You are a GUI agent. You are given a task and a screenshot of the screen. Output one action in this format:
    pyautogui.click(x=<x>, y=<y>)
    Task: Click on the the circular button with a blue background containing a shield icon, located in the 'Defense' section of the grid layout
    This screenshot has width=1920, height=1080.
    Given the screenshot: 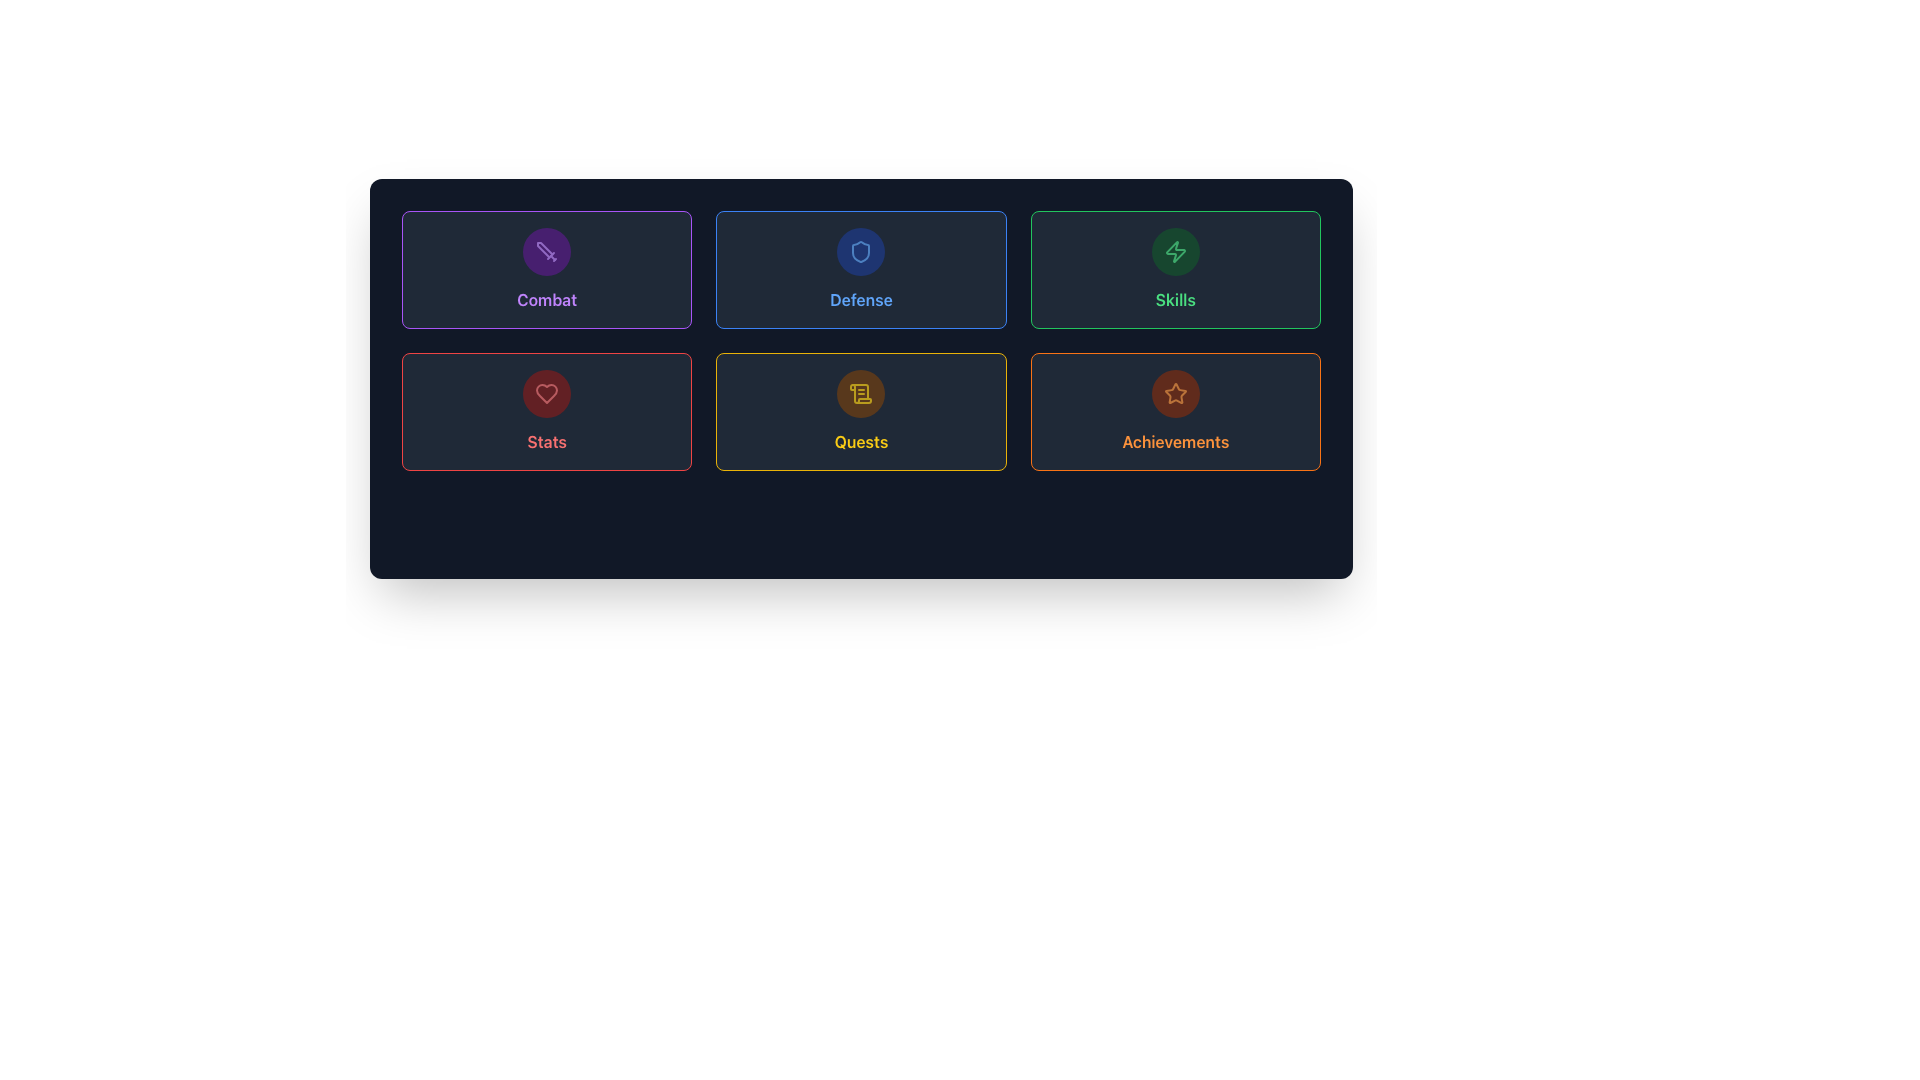 What is the action you would take?
    pyautogui.click(x=861, y=250)
    